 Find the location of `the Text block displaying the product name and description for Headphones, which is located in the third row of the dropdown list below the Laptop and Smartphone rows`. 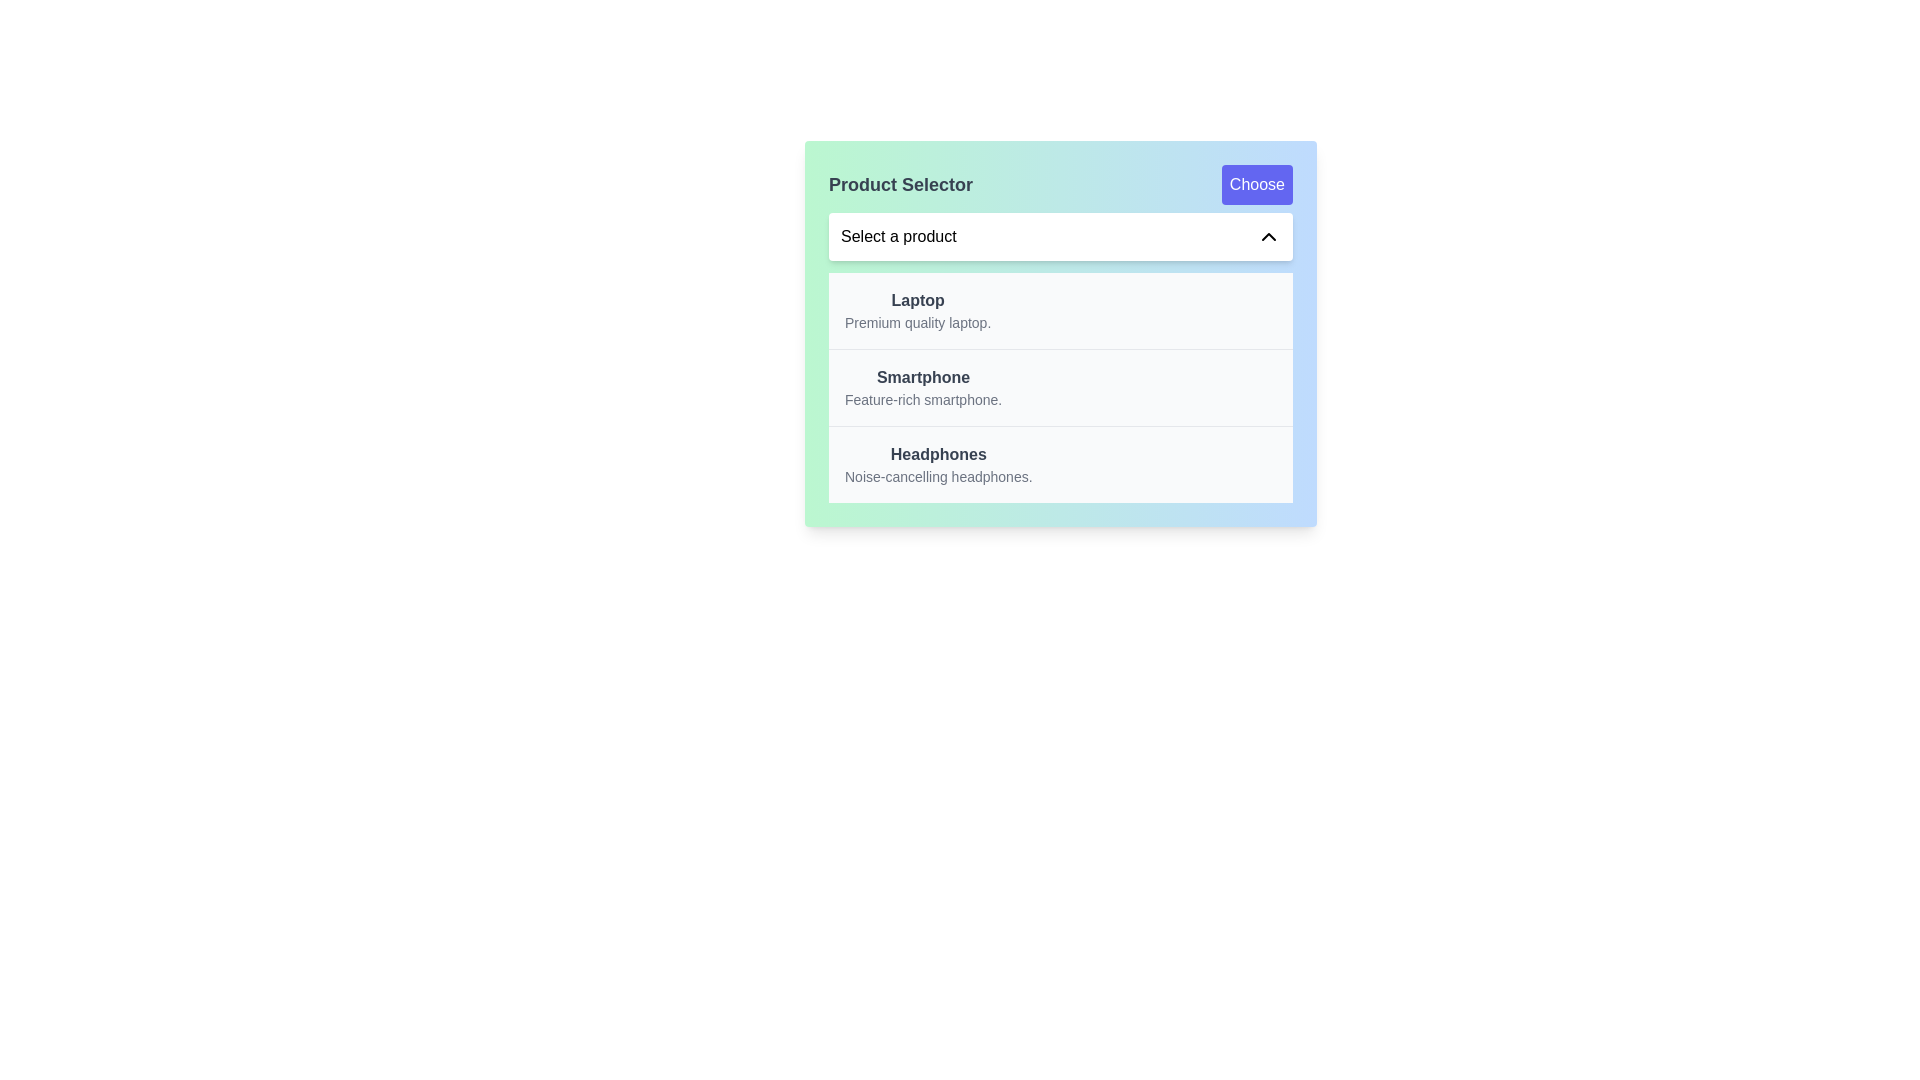

the Text block displaying the product name and description for Headphones, which is located in the third row of the dropdown list below the Laptop and Smartphone rows is located at coordinates (937, 465).